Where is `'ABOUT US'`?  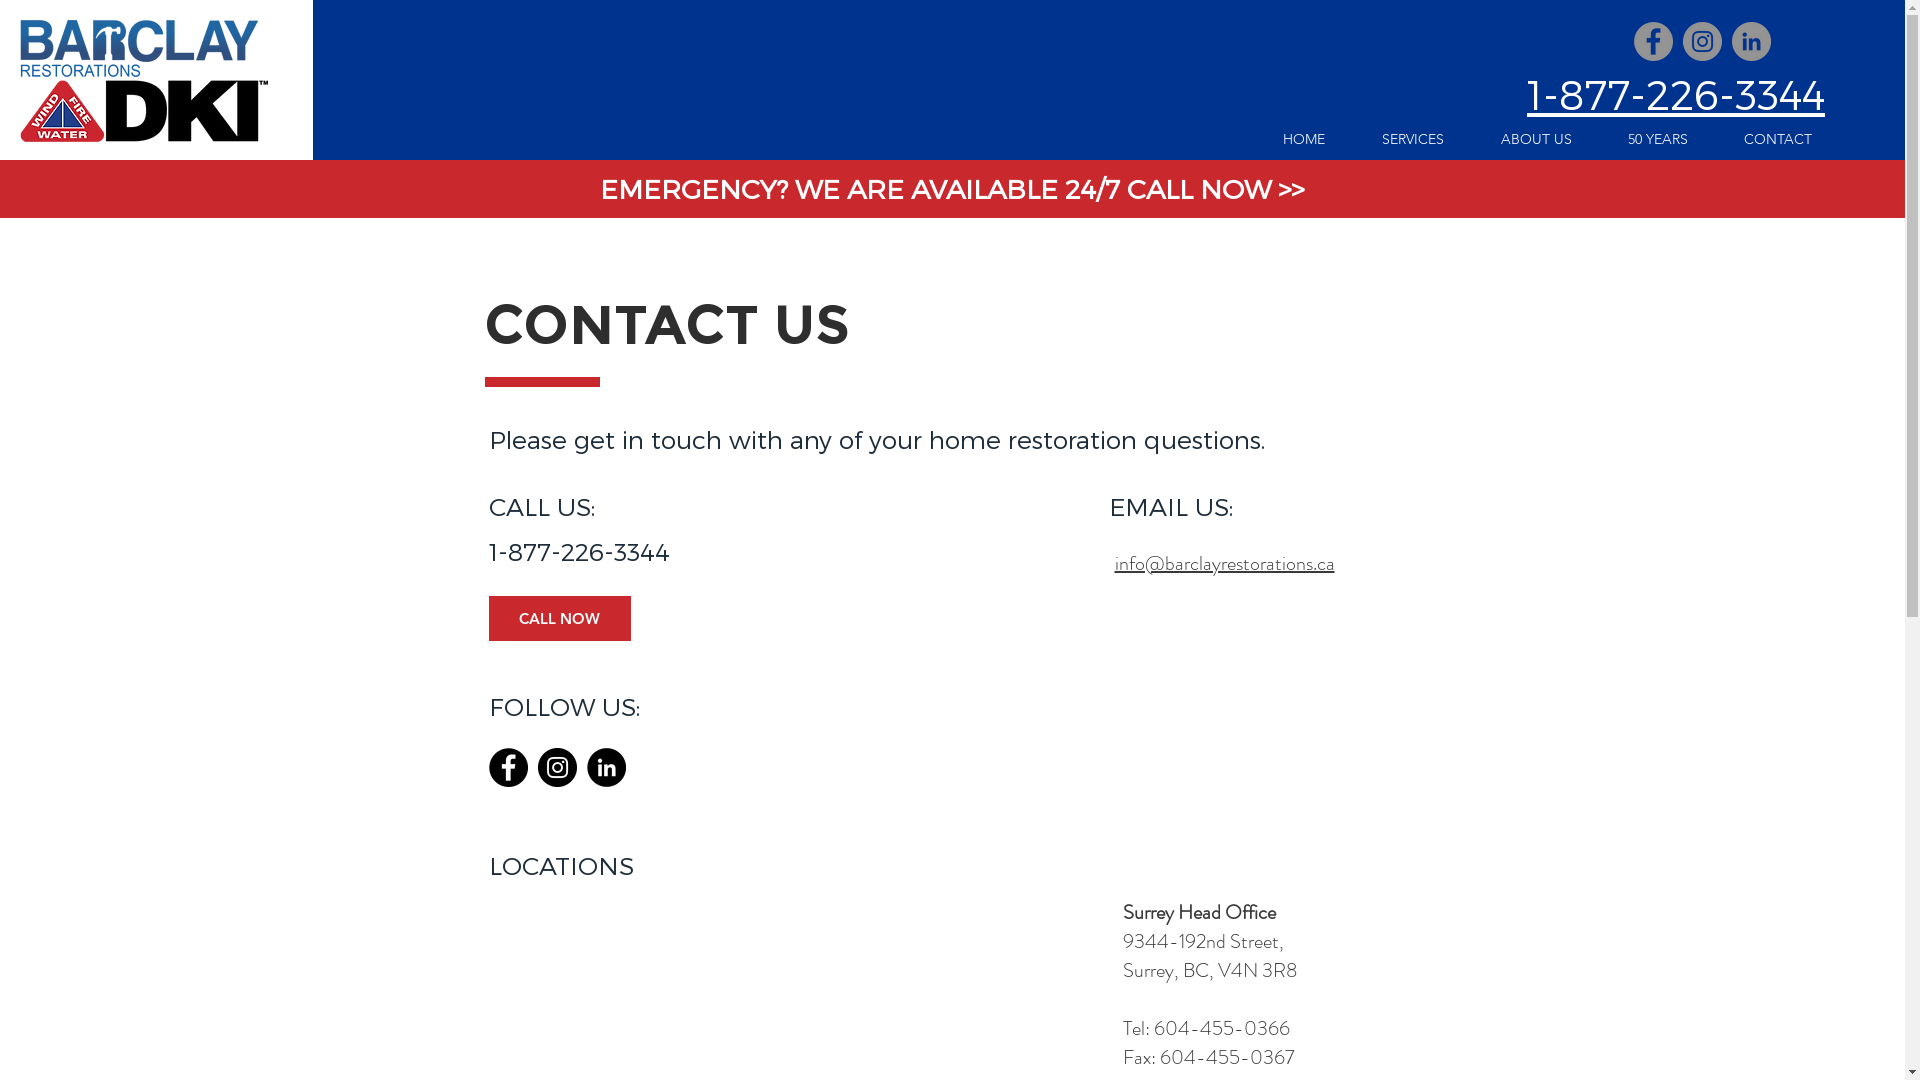
'ABOUT US' is located at coordinates (1535, 138).